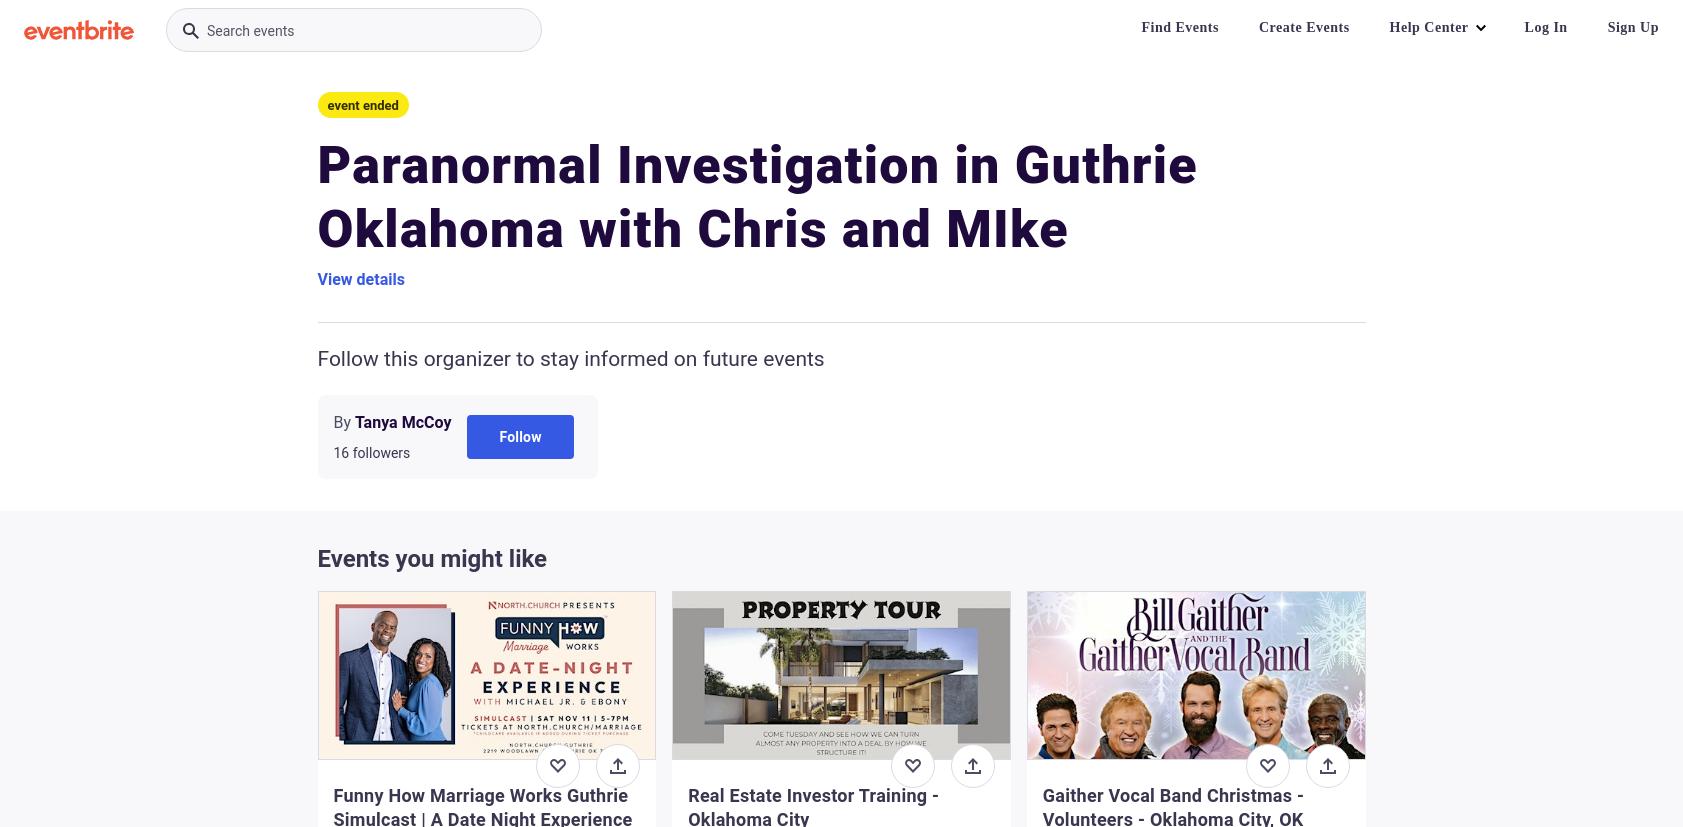 The height and width of the screenshot is (827, 1683). Describe the element at coordinates (341, 421) in the screenshot. I see `'By'` at that location.